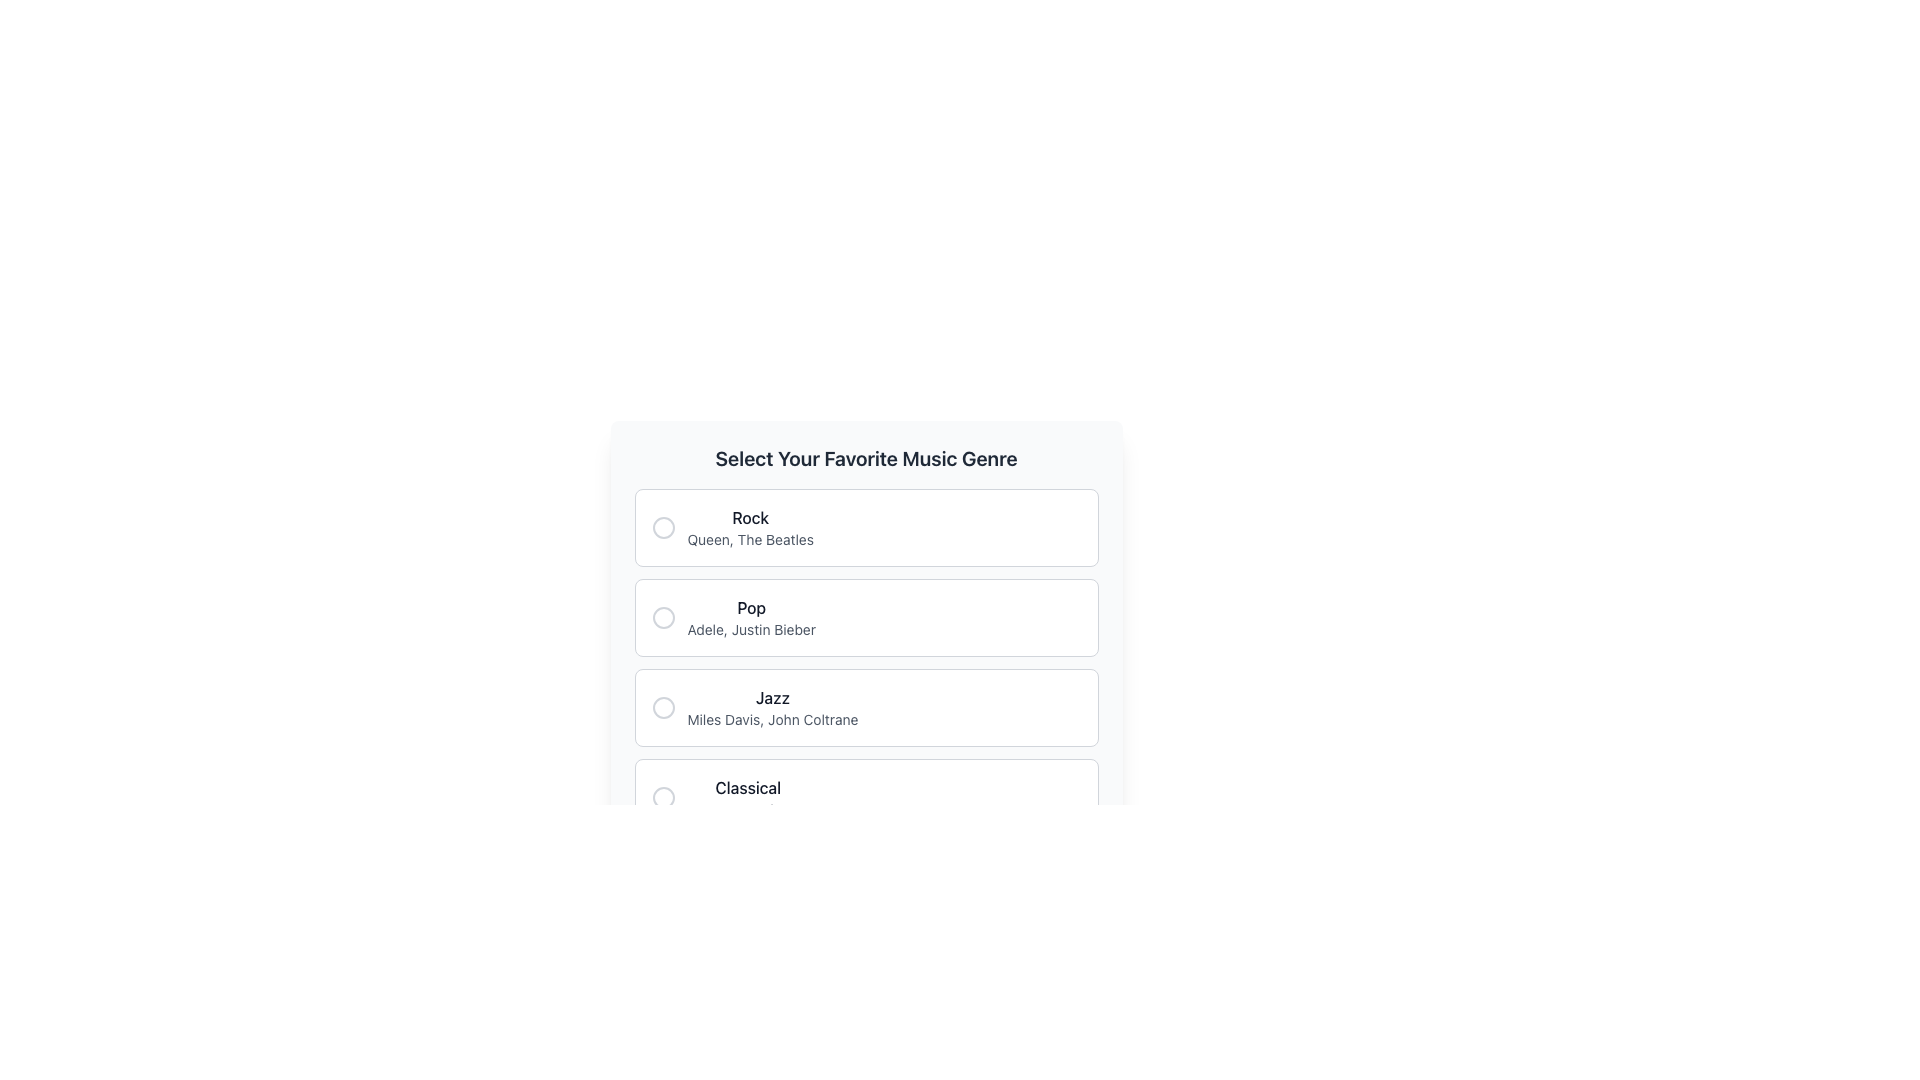 This screenshot has height=1080, width=1920. I want to click on the text label representing the music genre 'Jazz', which is located in the third selection option of the list, beneath 'Pop' and above 'Classical', so click(771, 697).